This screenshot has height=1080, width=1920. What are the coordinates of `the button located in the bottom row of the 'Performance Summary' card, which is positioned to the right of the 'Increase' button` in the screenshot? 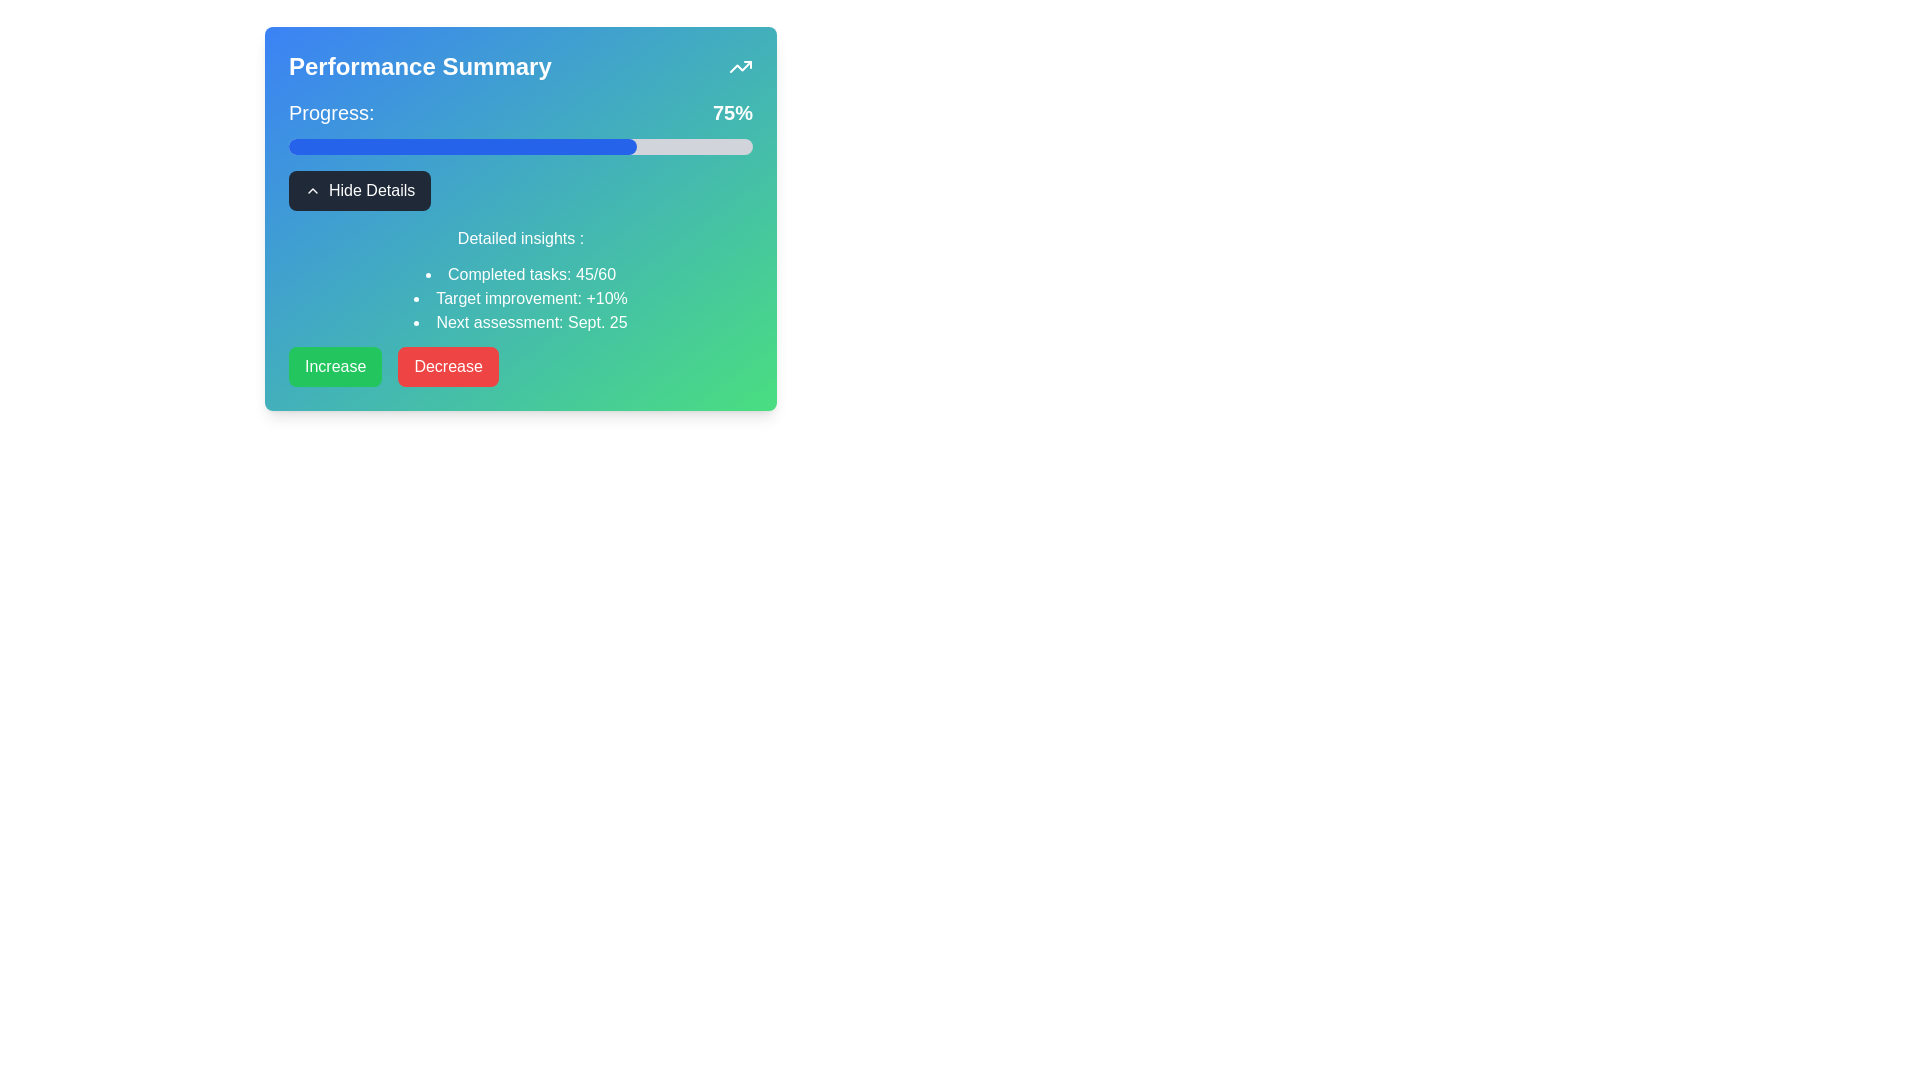 It's located at (447, 366).